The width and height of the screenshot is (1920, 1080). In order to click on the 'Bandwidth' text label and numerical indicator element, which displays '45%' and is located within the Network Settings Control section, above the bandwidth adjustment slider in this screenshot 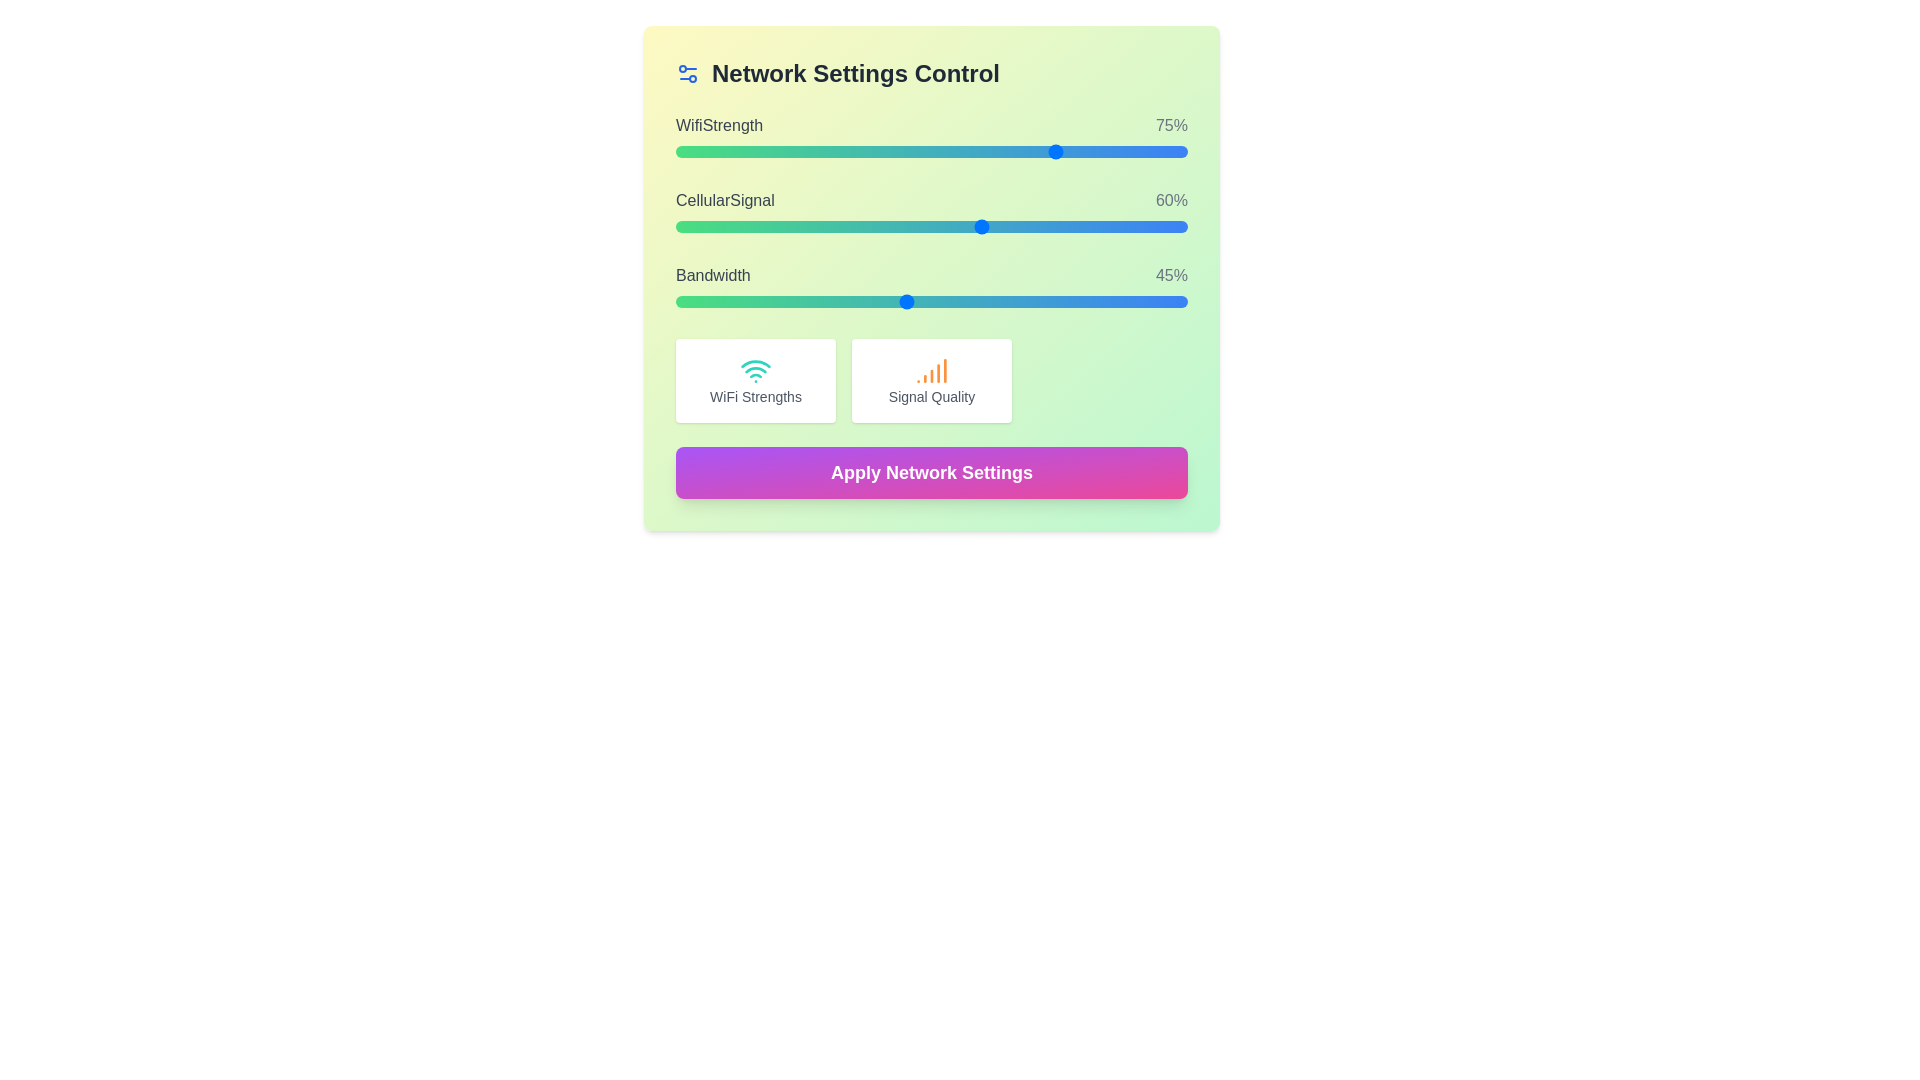, I will do `click(930, 276)`.